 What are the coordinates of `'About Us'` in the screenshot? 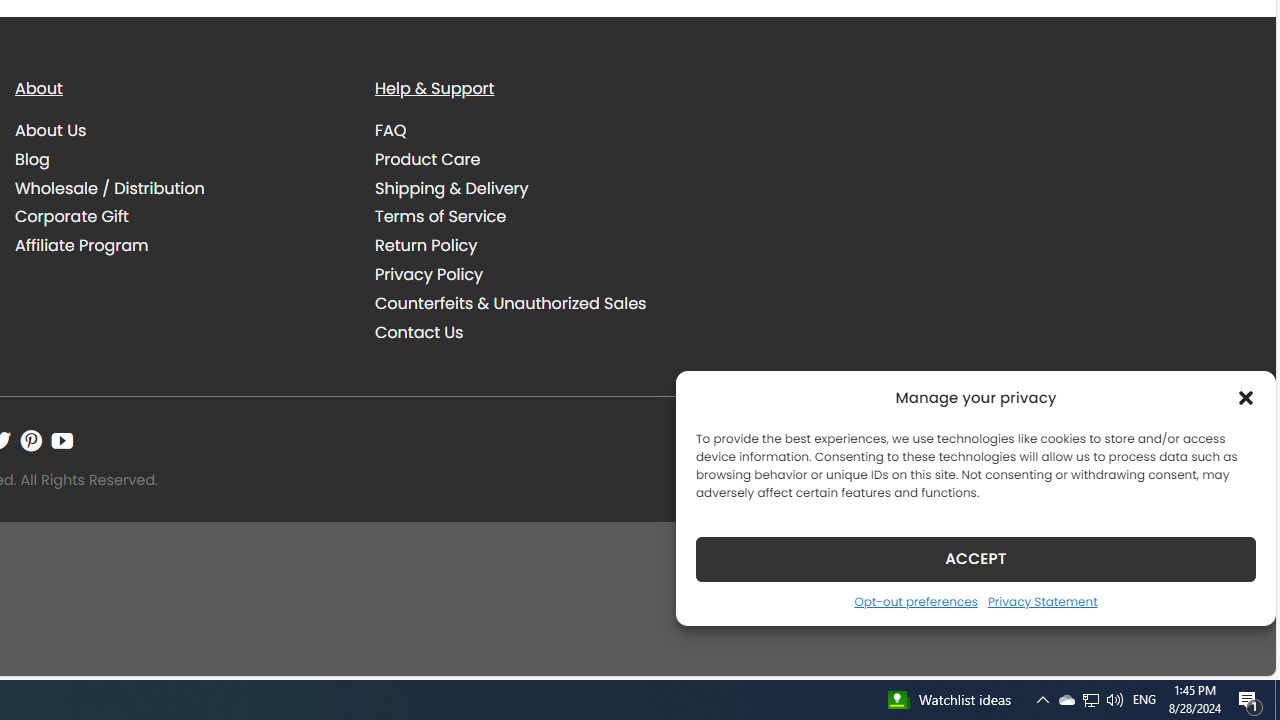 It's located at (51, 131).